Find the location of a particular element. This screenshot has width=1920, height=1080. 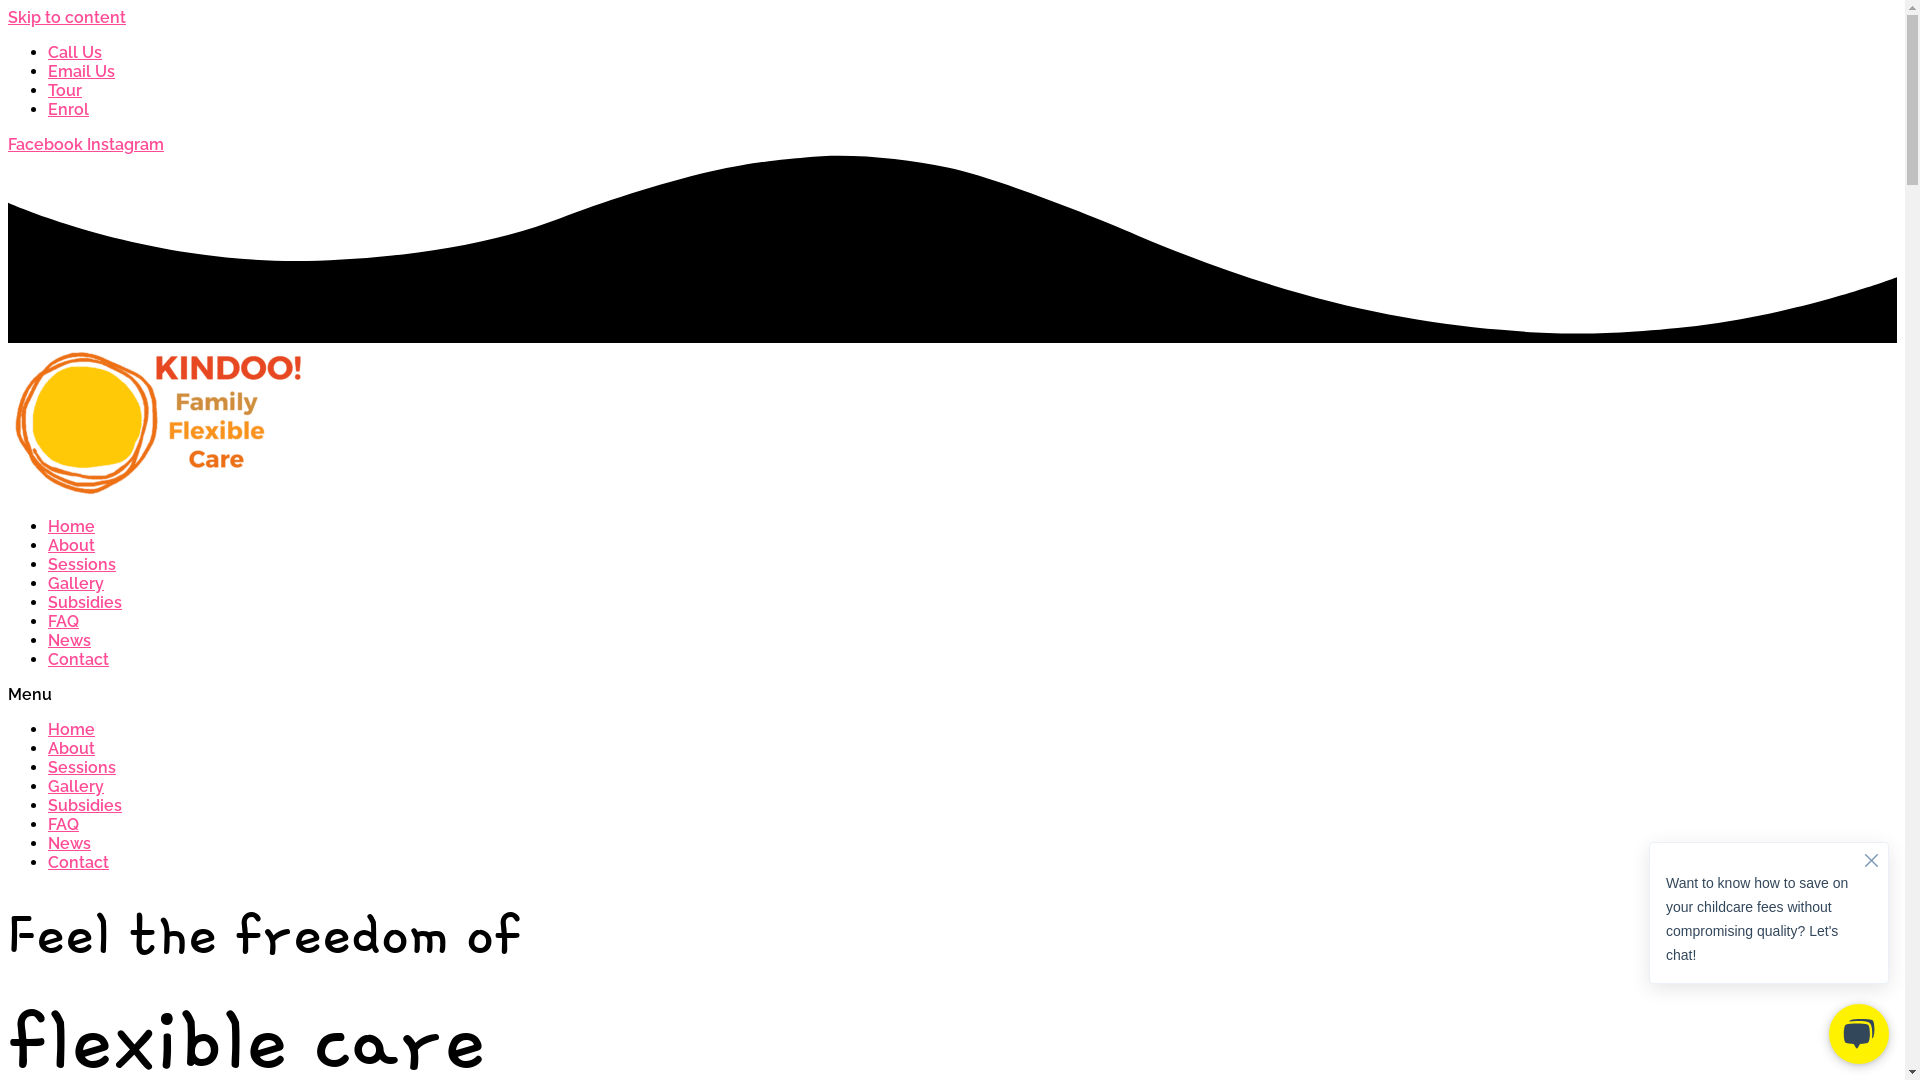

'About' is located at coordinates (71, 545).